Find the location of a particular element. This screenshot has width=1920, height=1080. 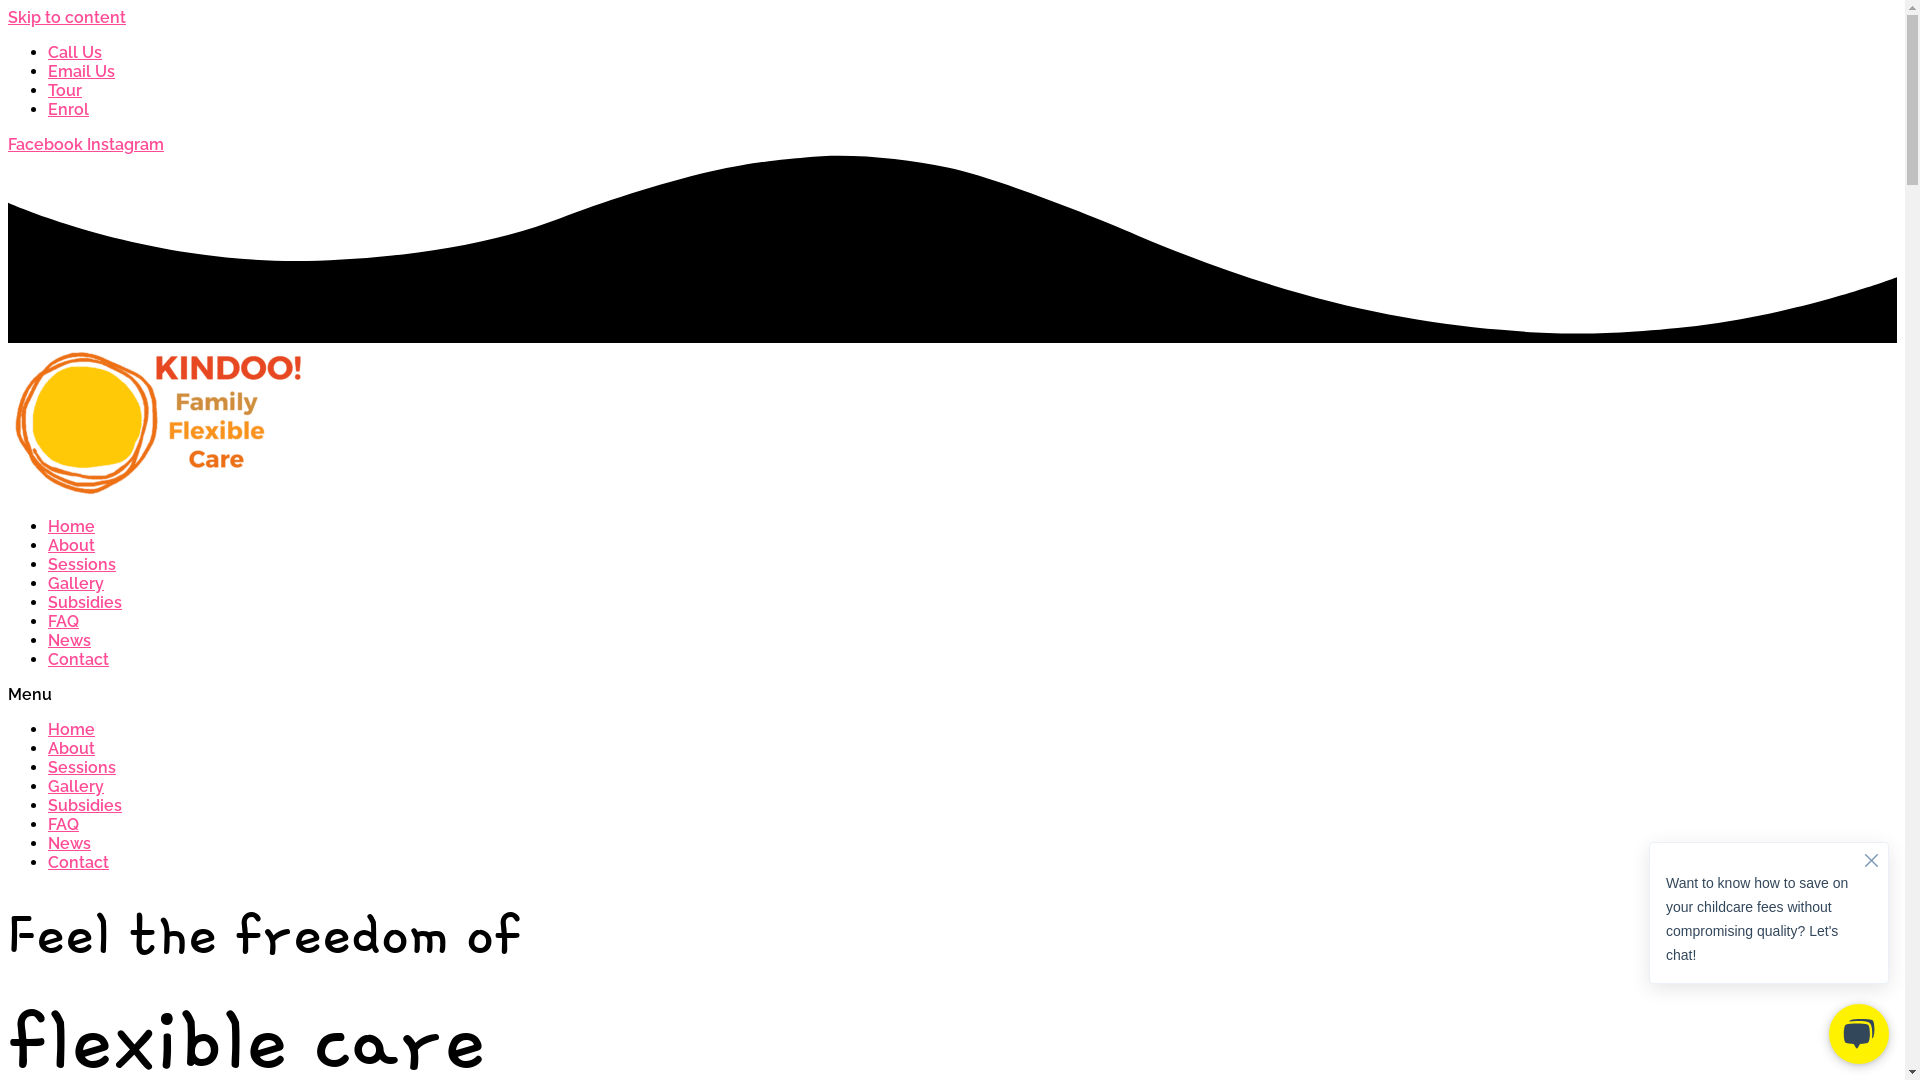

'About' is located at coordinates (71, 545).